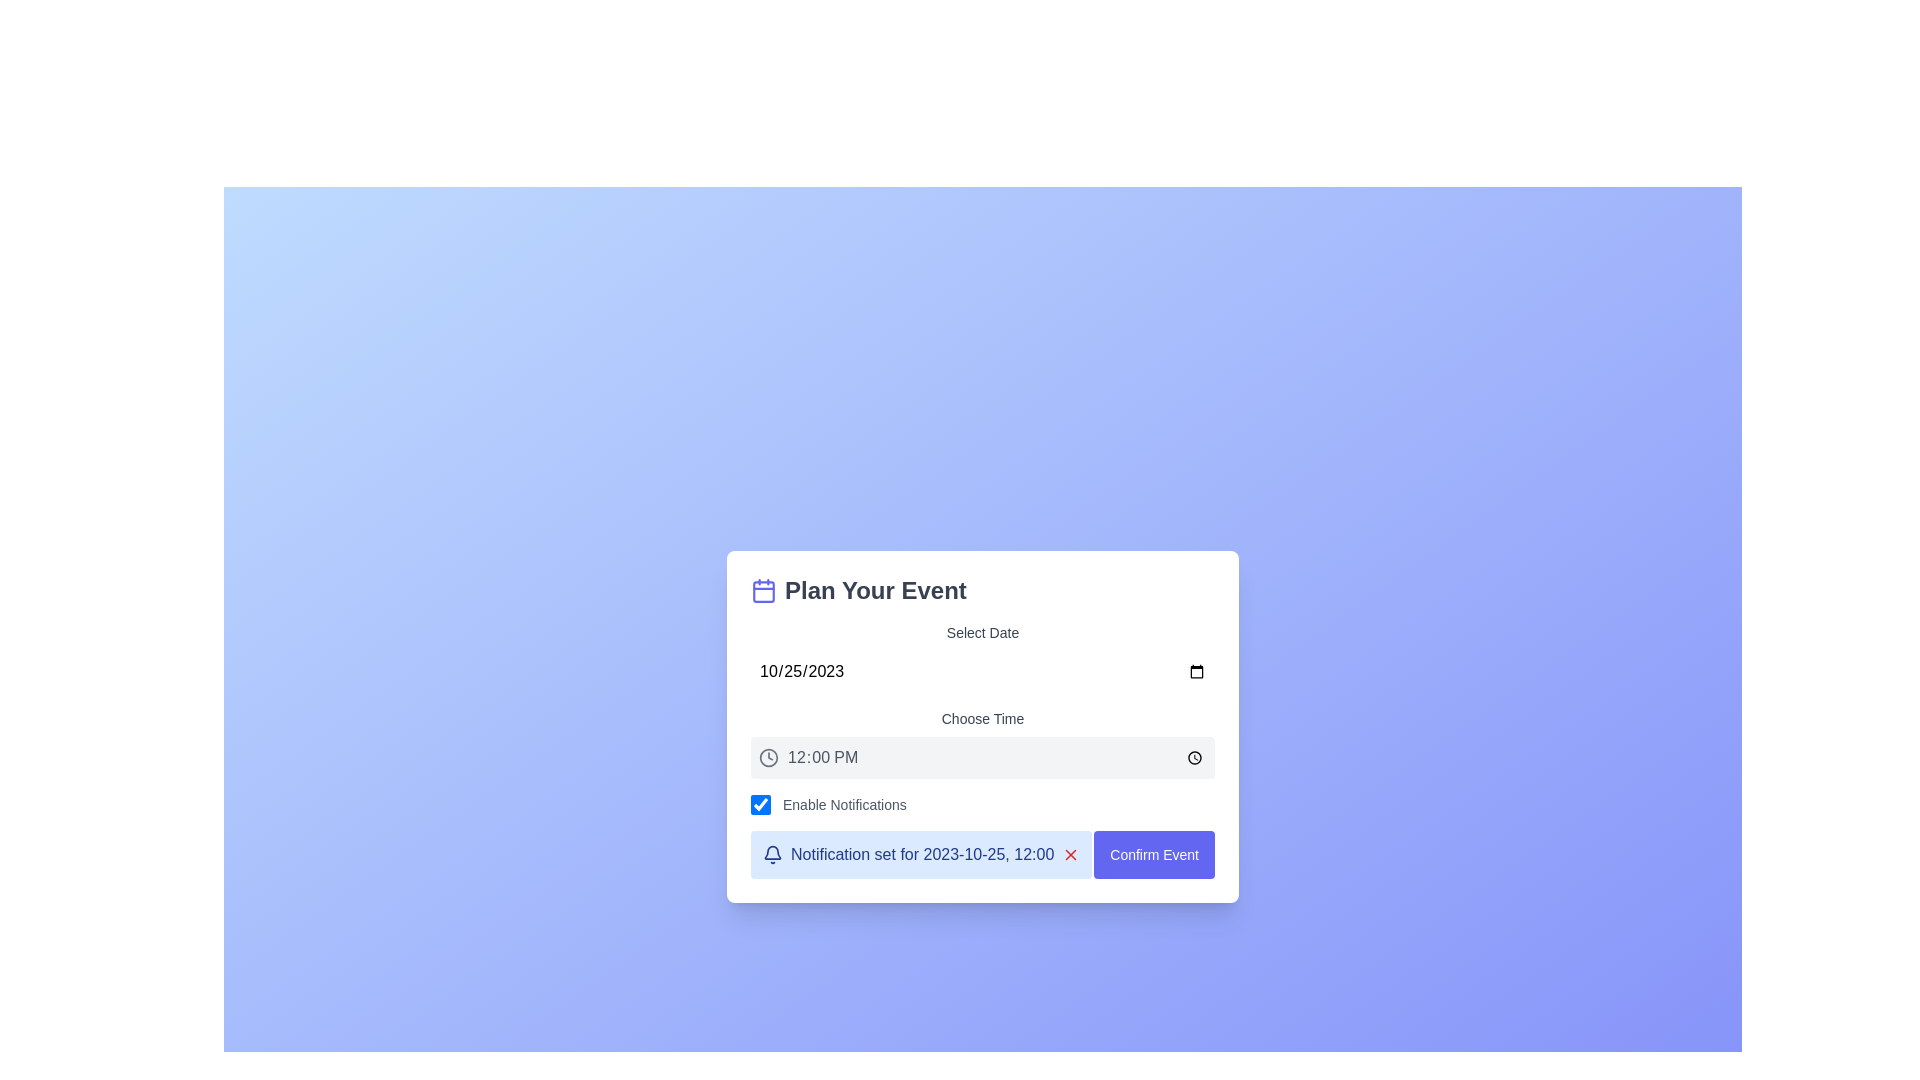 The height and width of the screenshot is (1080, 1920). I want to click on the blue bell icon located in the notification bar, adjacent to the notification text 'Notification set for 2023-10-25, 12:00', so click(771, 855).